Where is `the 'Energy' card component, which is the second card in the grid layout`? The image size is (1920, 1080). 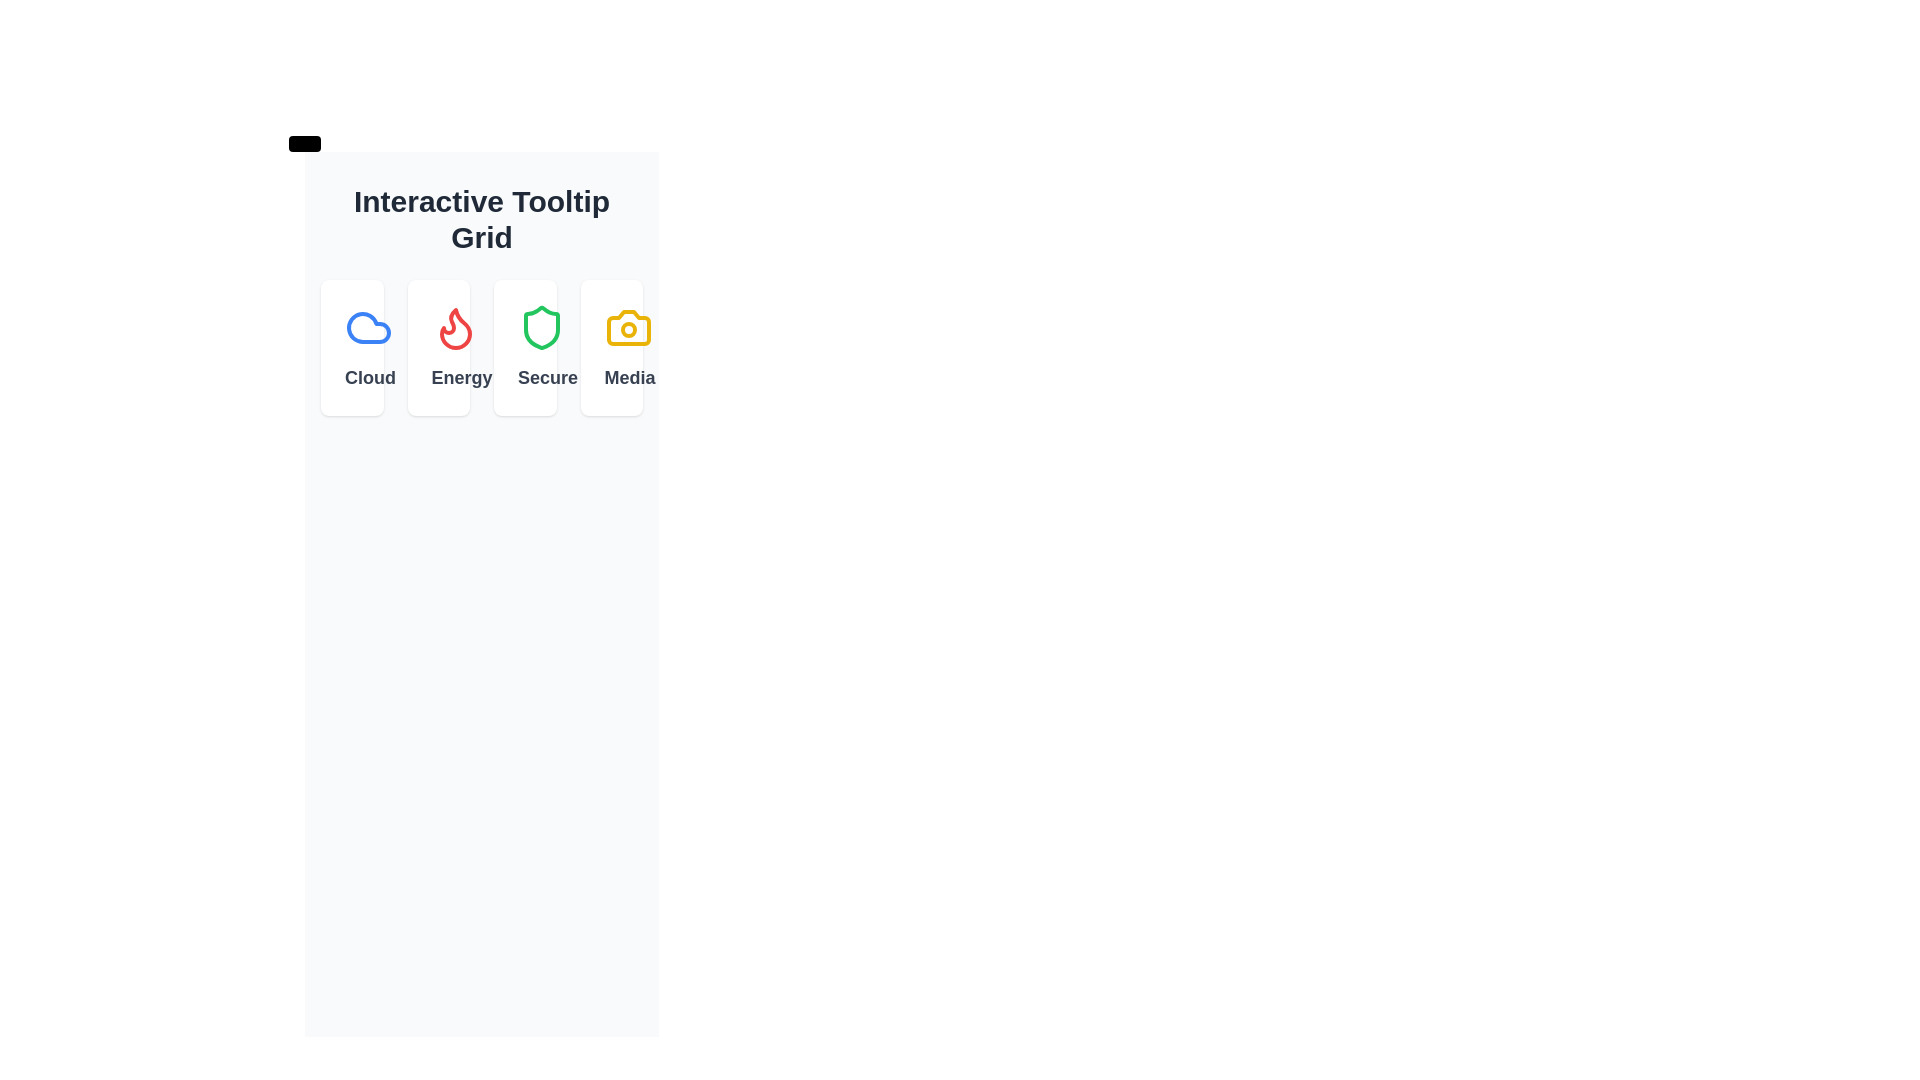
the 'Energy' card component, which is the second card in the grid layout is located at coordinates (437, 346).